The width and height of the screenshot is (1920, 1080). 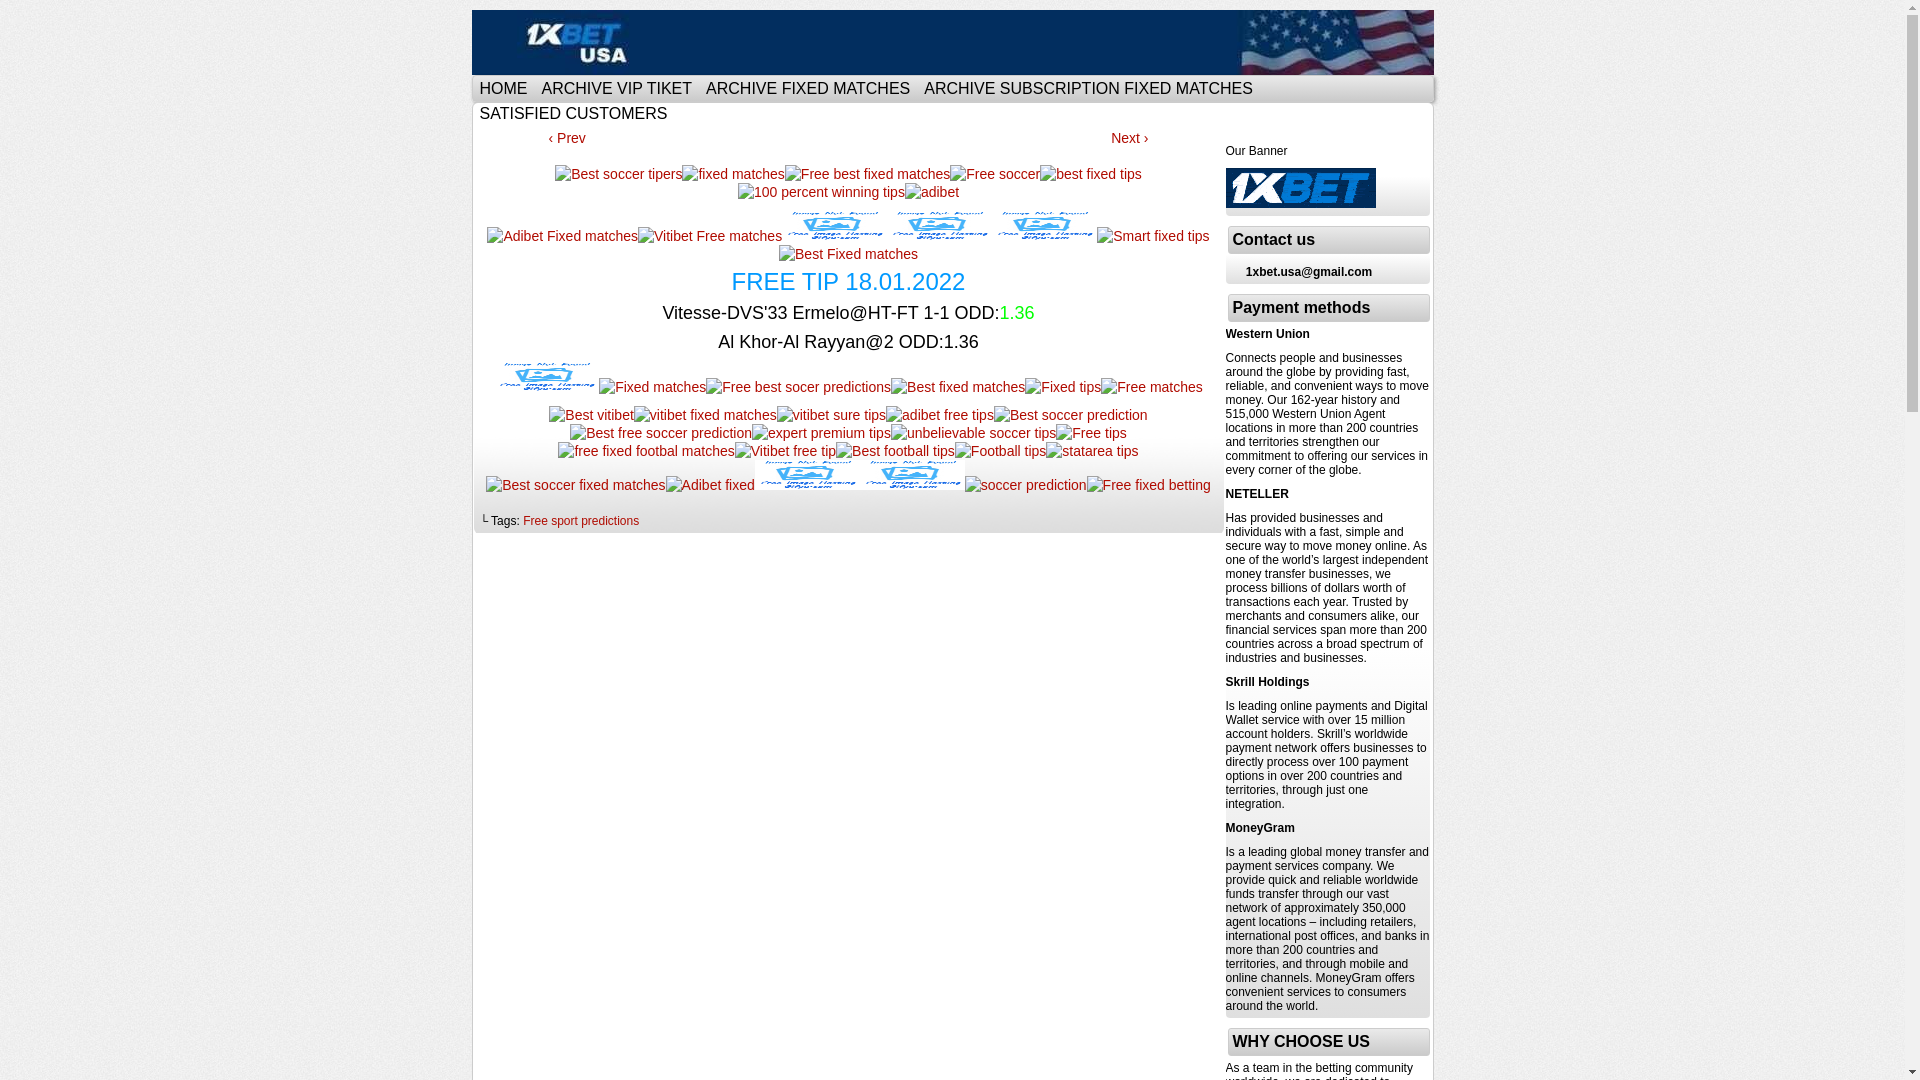 I want to click on 'free fixed footbal matches', so click(x=646, y=451).